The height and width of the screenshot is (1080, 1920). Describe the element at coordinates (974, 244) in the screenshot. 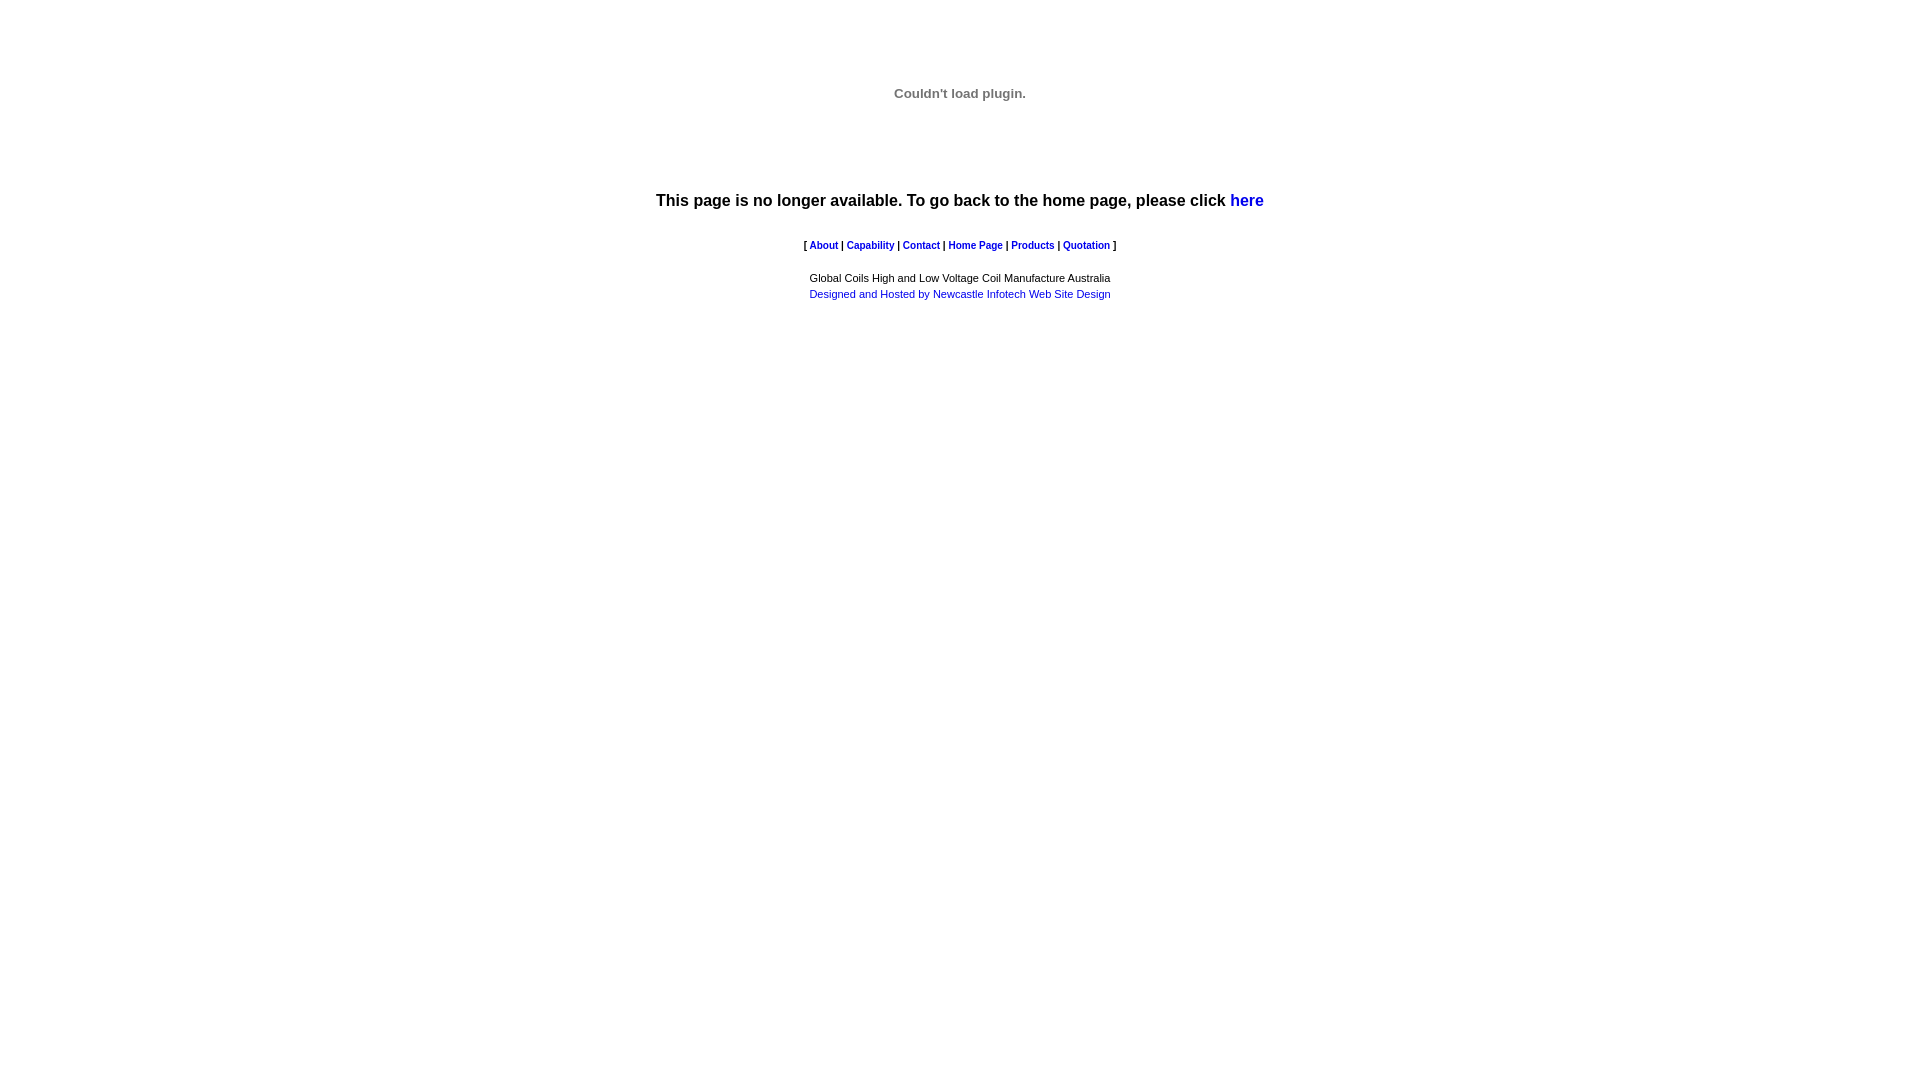

I see `'Home Page'` at that location.